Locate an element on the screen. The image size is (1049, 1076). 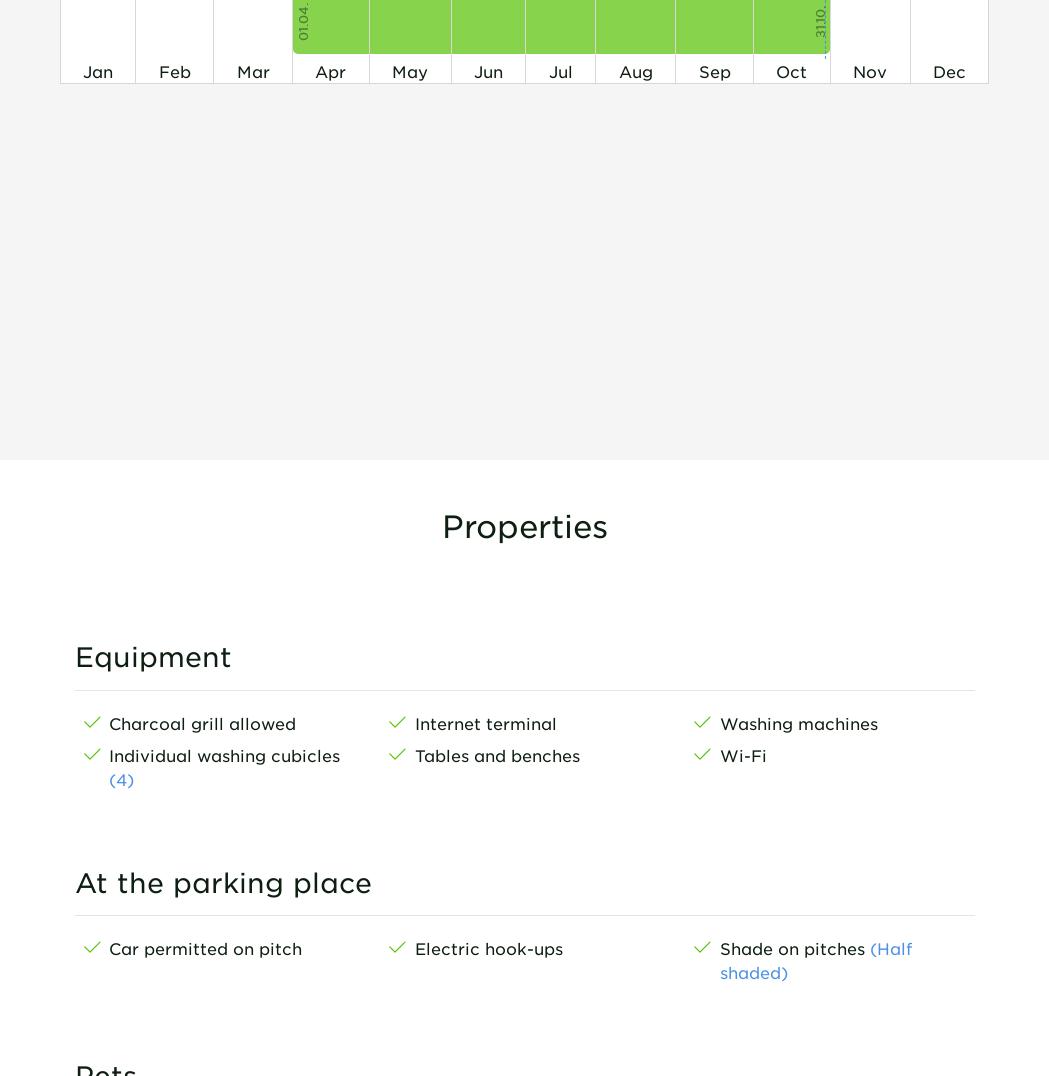
'Equipment' is located at coordinates (152, 655).